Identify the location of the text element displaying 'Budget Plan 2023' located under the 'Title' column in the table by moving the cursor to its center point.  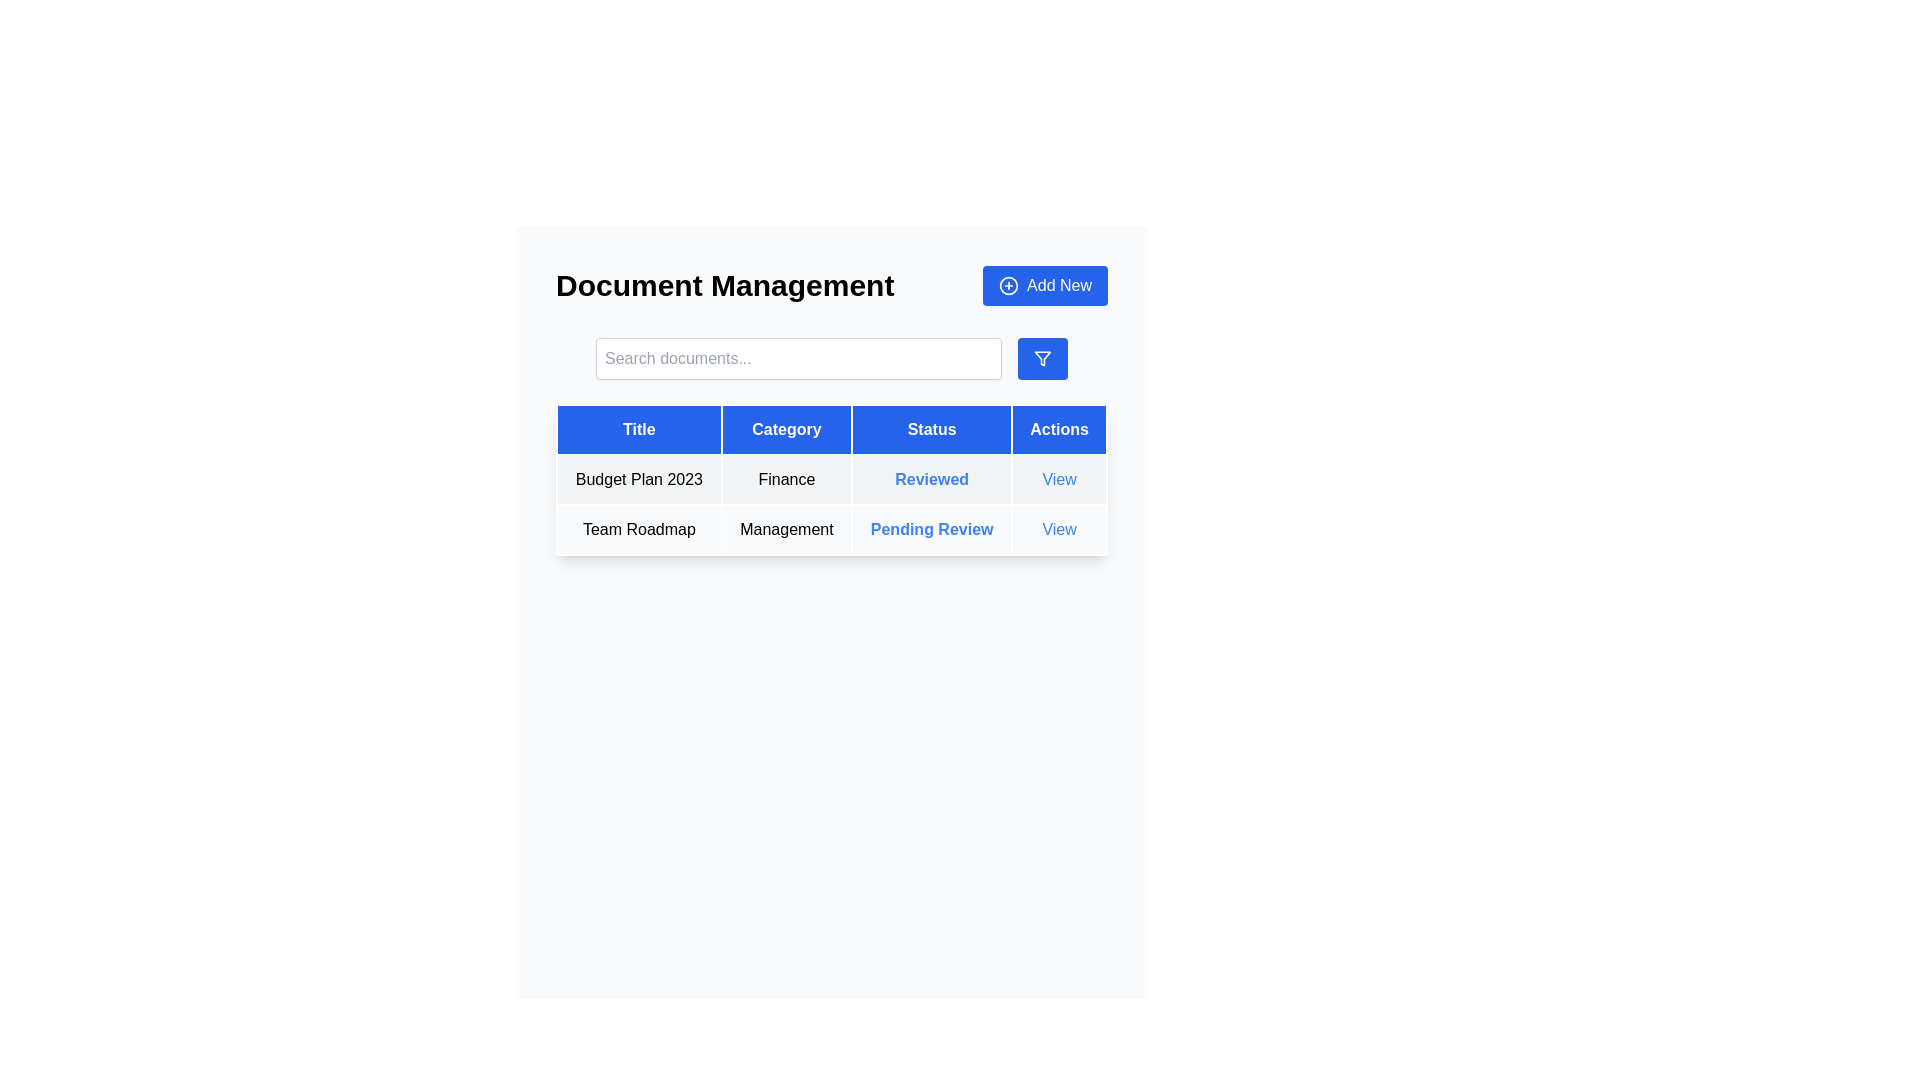
(638, 479).